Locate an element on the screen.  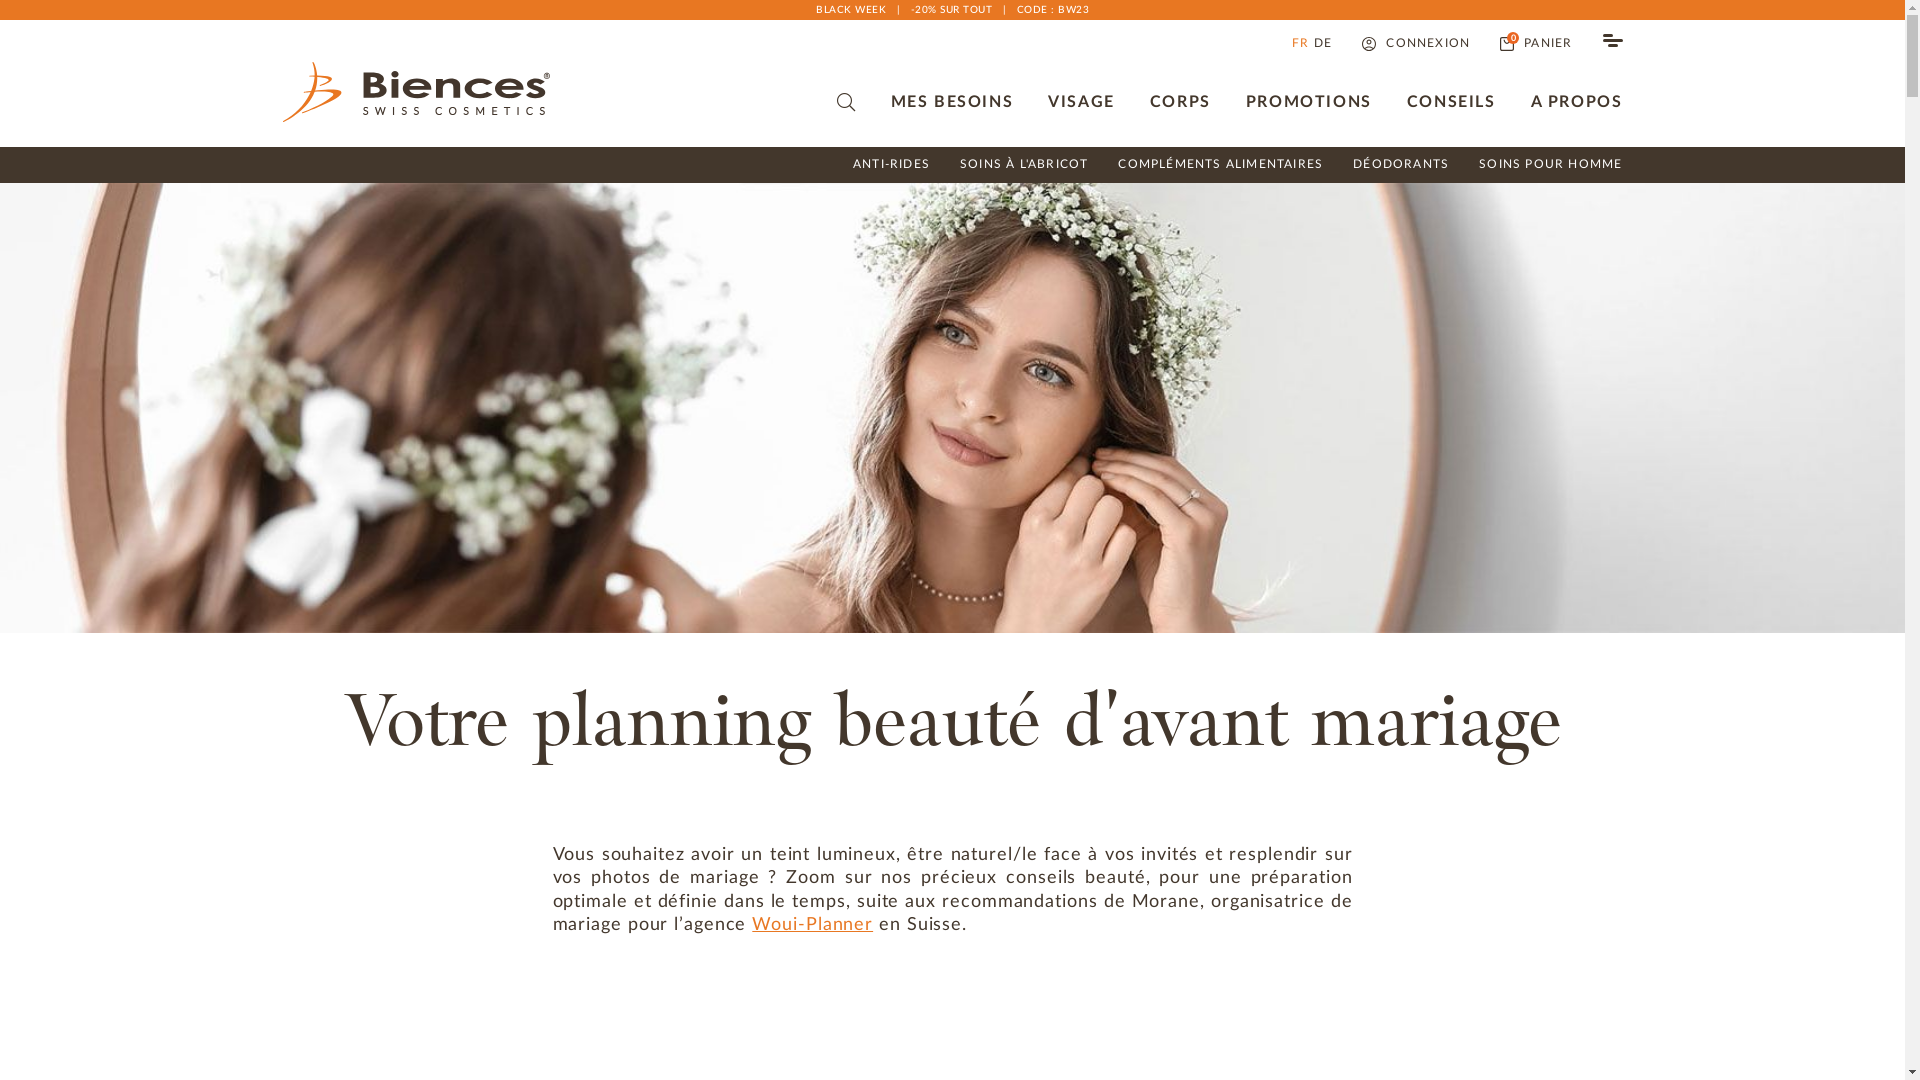
'DE' is located at coordinates (1314, 43).